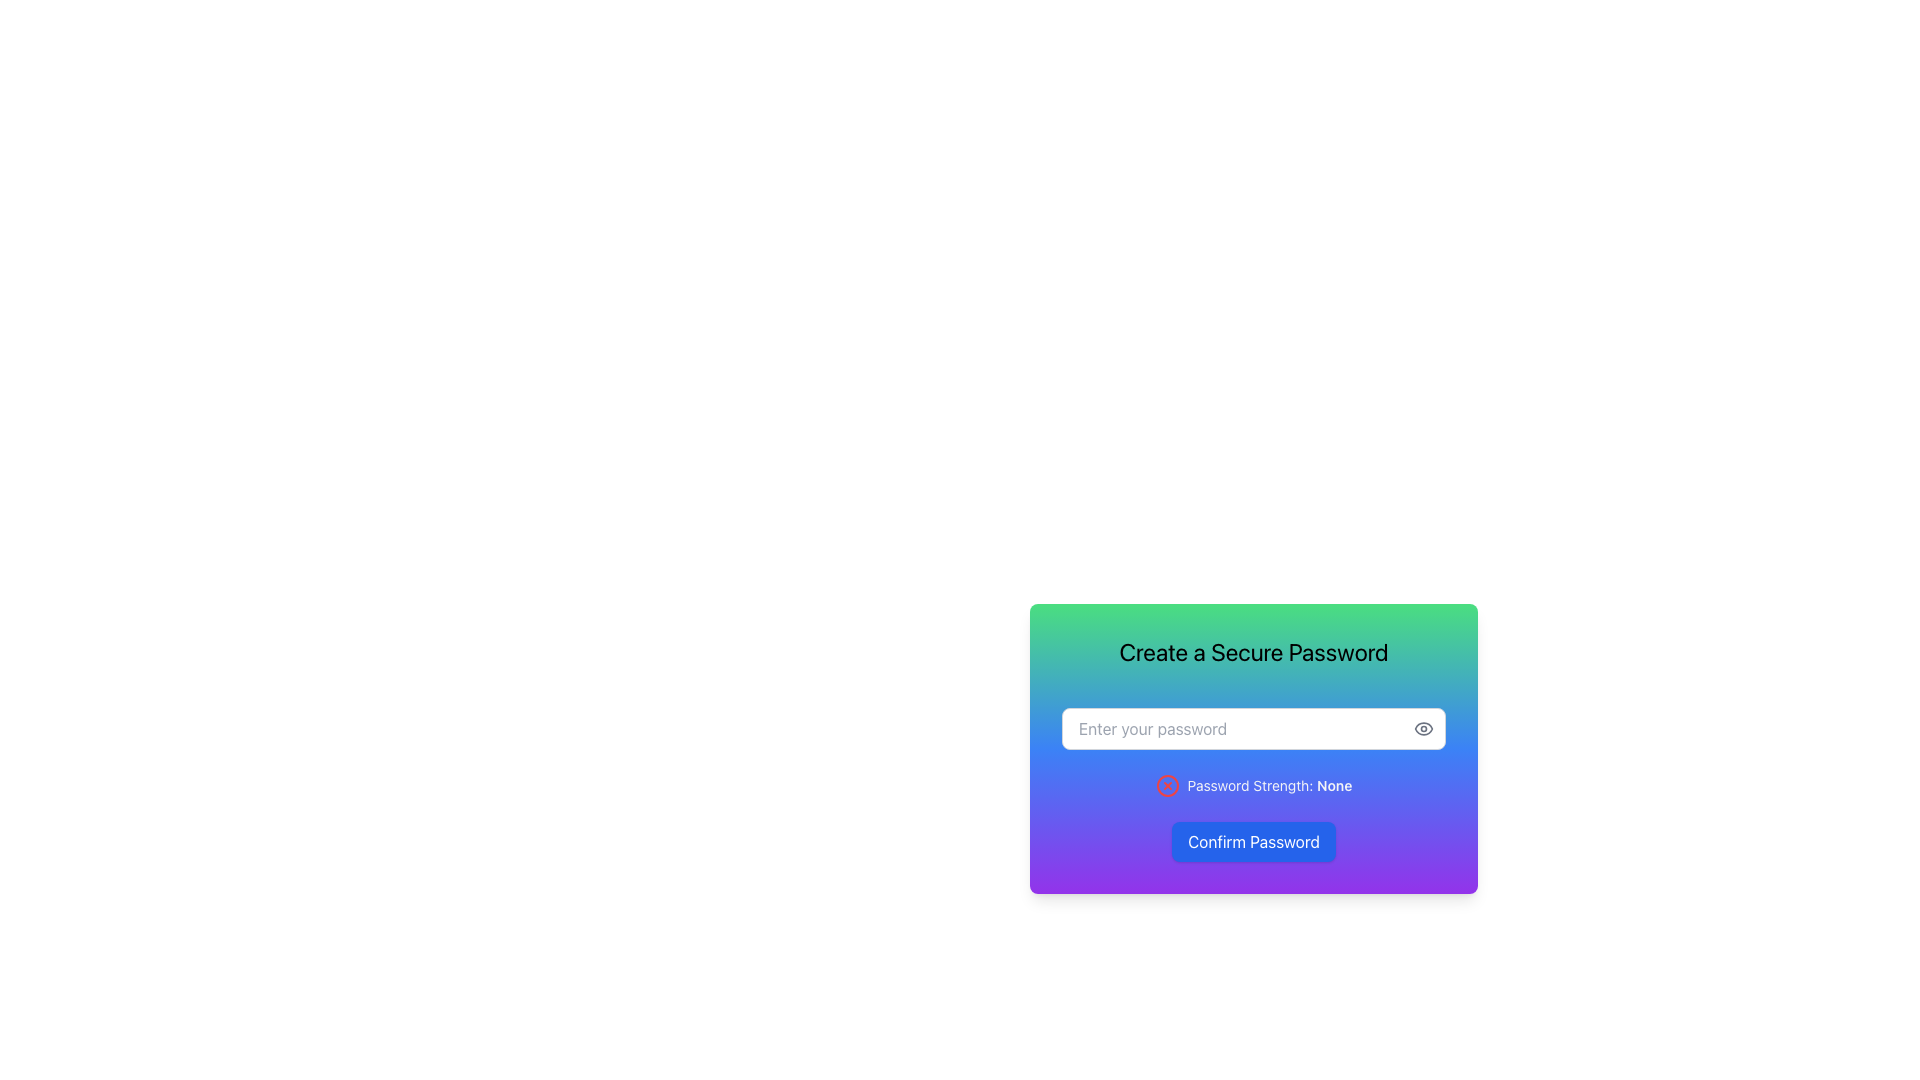  What do you see at coordinates (1310, 826) in the screenshot?
I see `the blue 'Confirm Password' button located at the bottom center of the dialog box` at bounding box center [1310, 826].